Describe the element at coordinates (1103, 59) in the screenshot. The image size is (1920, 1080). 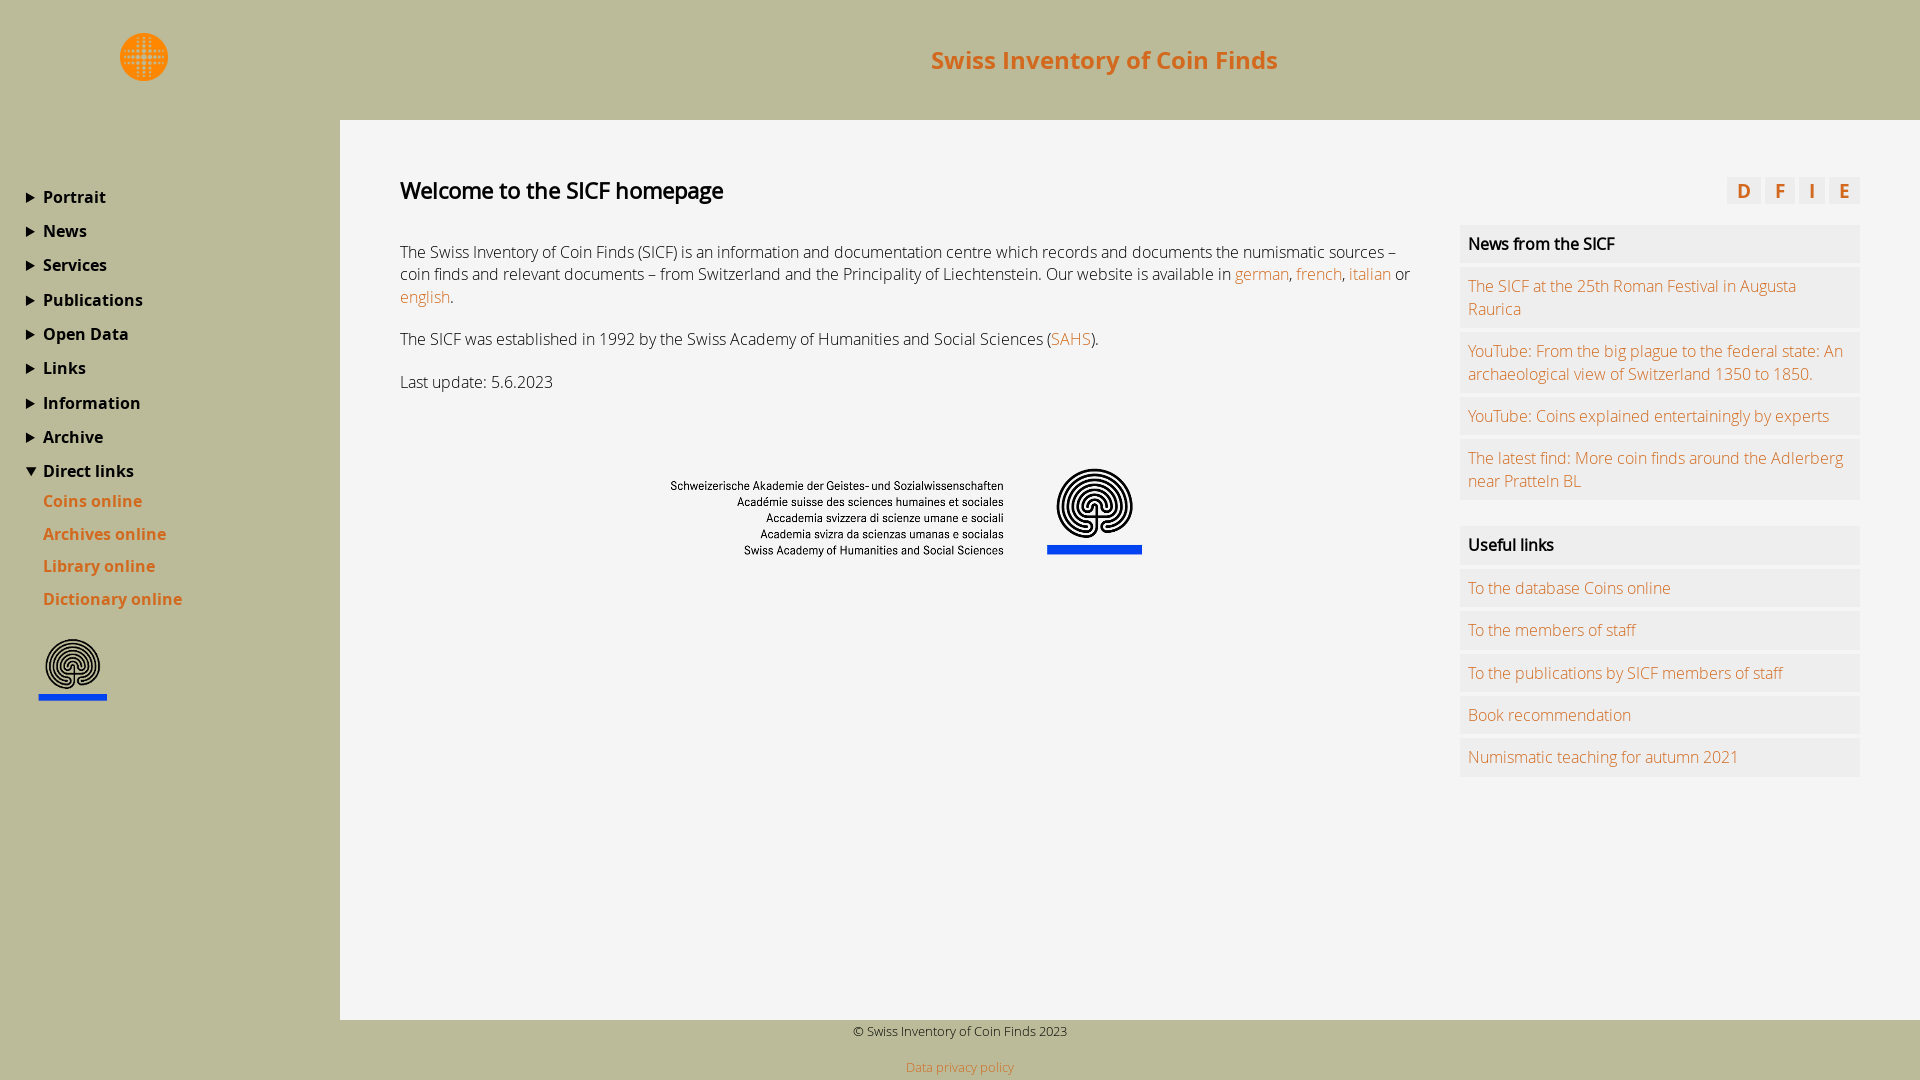
I see `'Swiss Inventory of Coin Finds'` at that location.